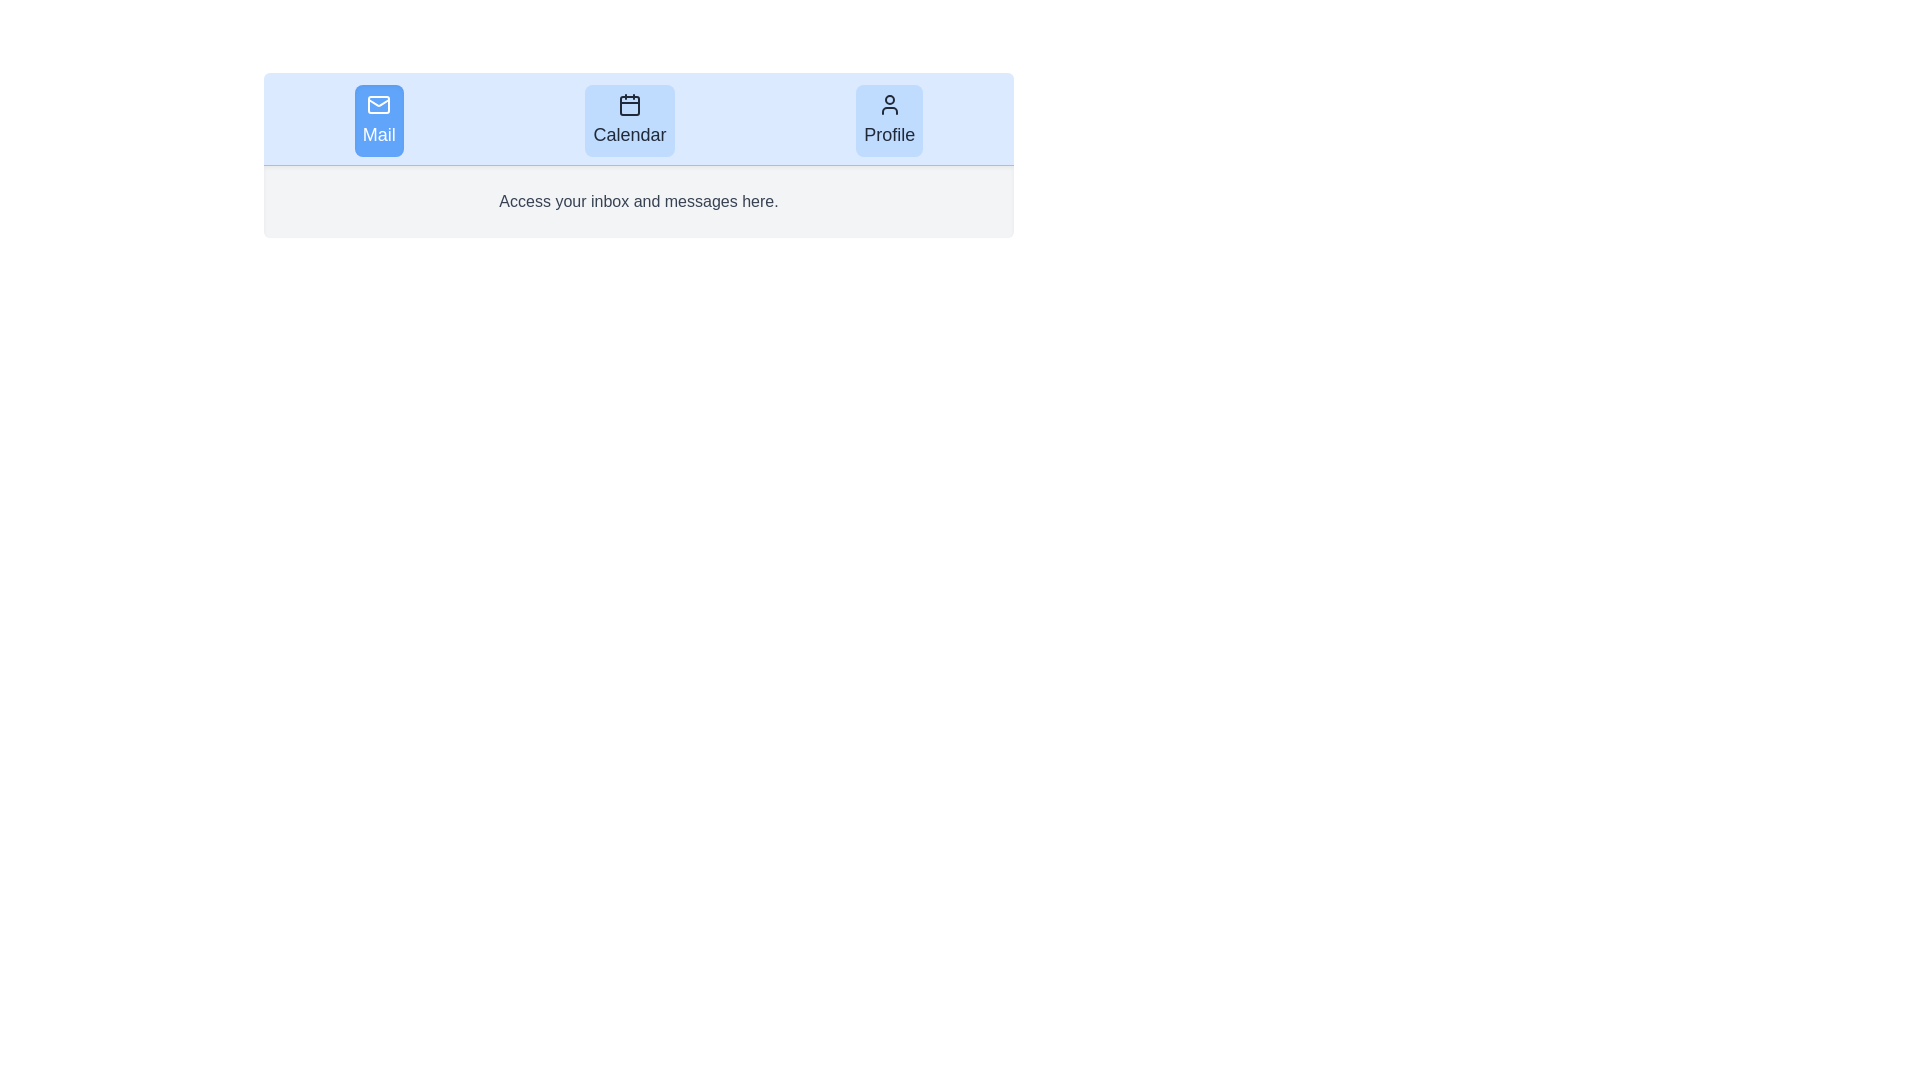 This screenshot has width=1920, height=1080. What do you see at coordinates (379, 120) in the screenshot?
I see `the tab labeled Mail to observe visual changes` at bounding box center [379, 120].